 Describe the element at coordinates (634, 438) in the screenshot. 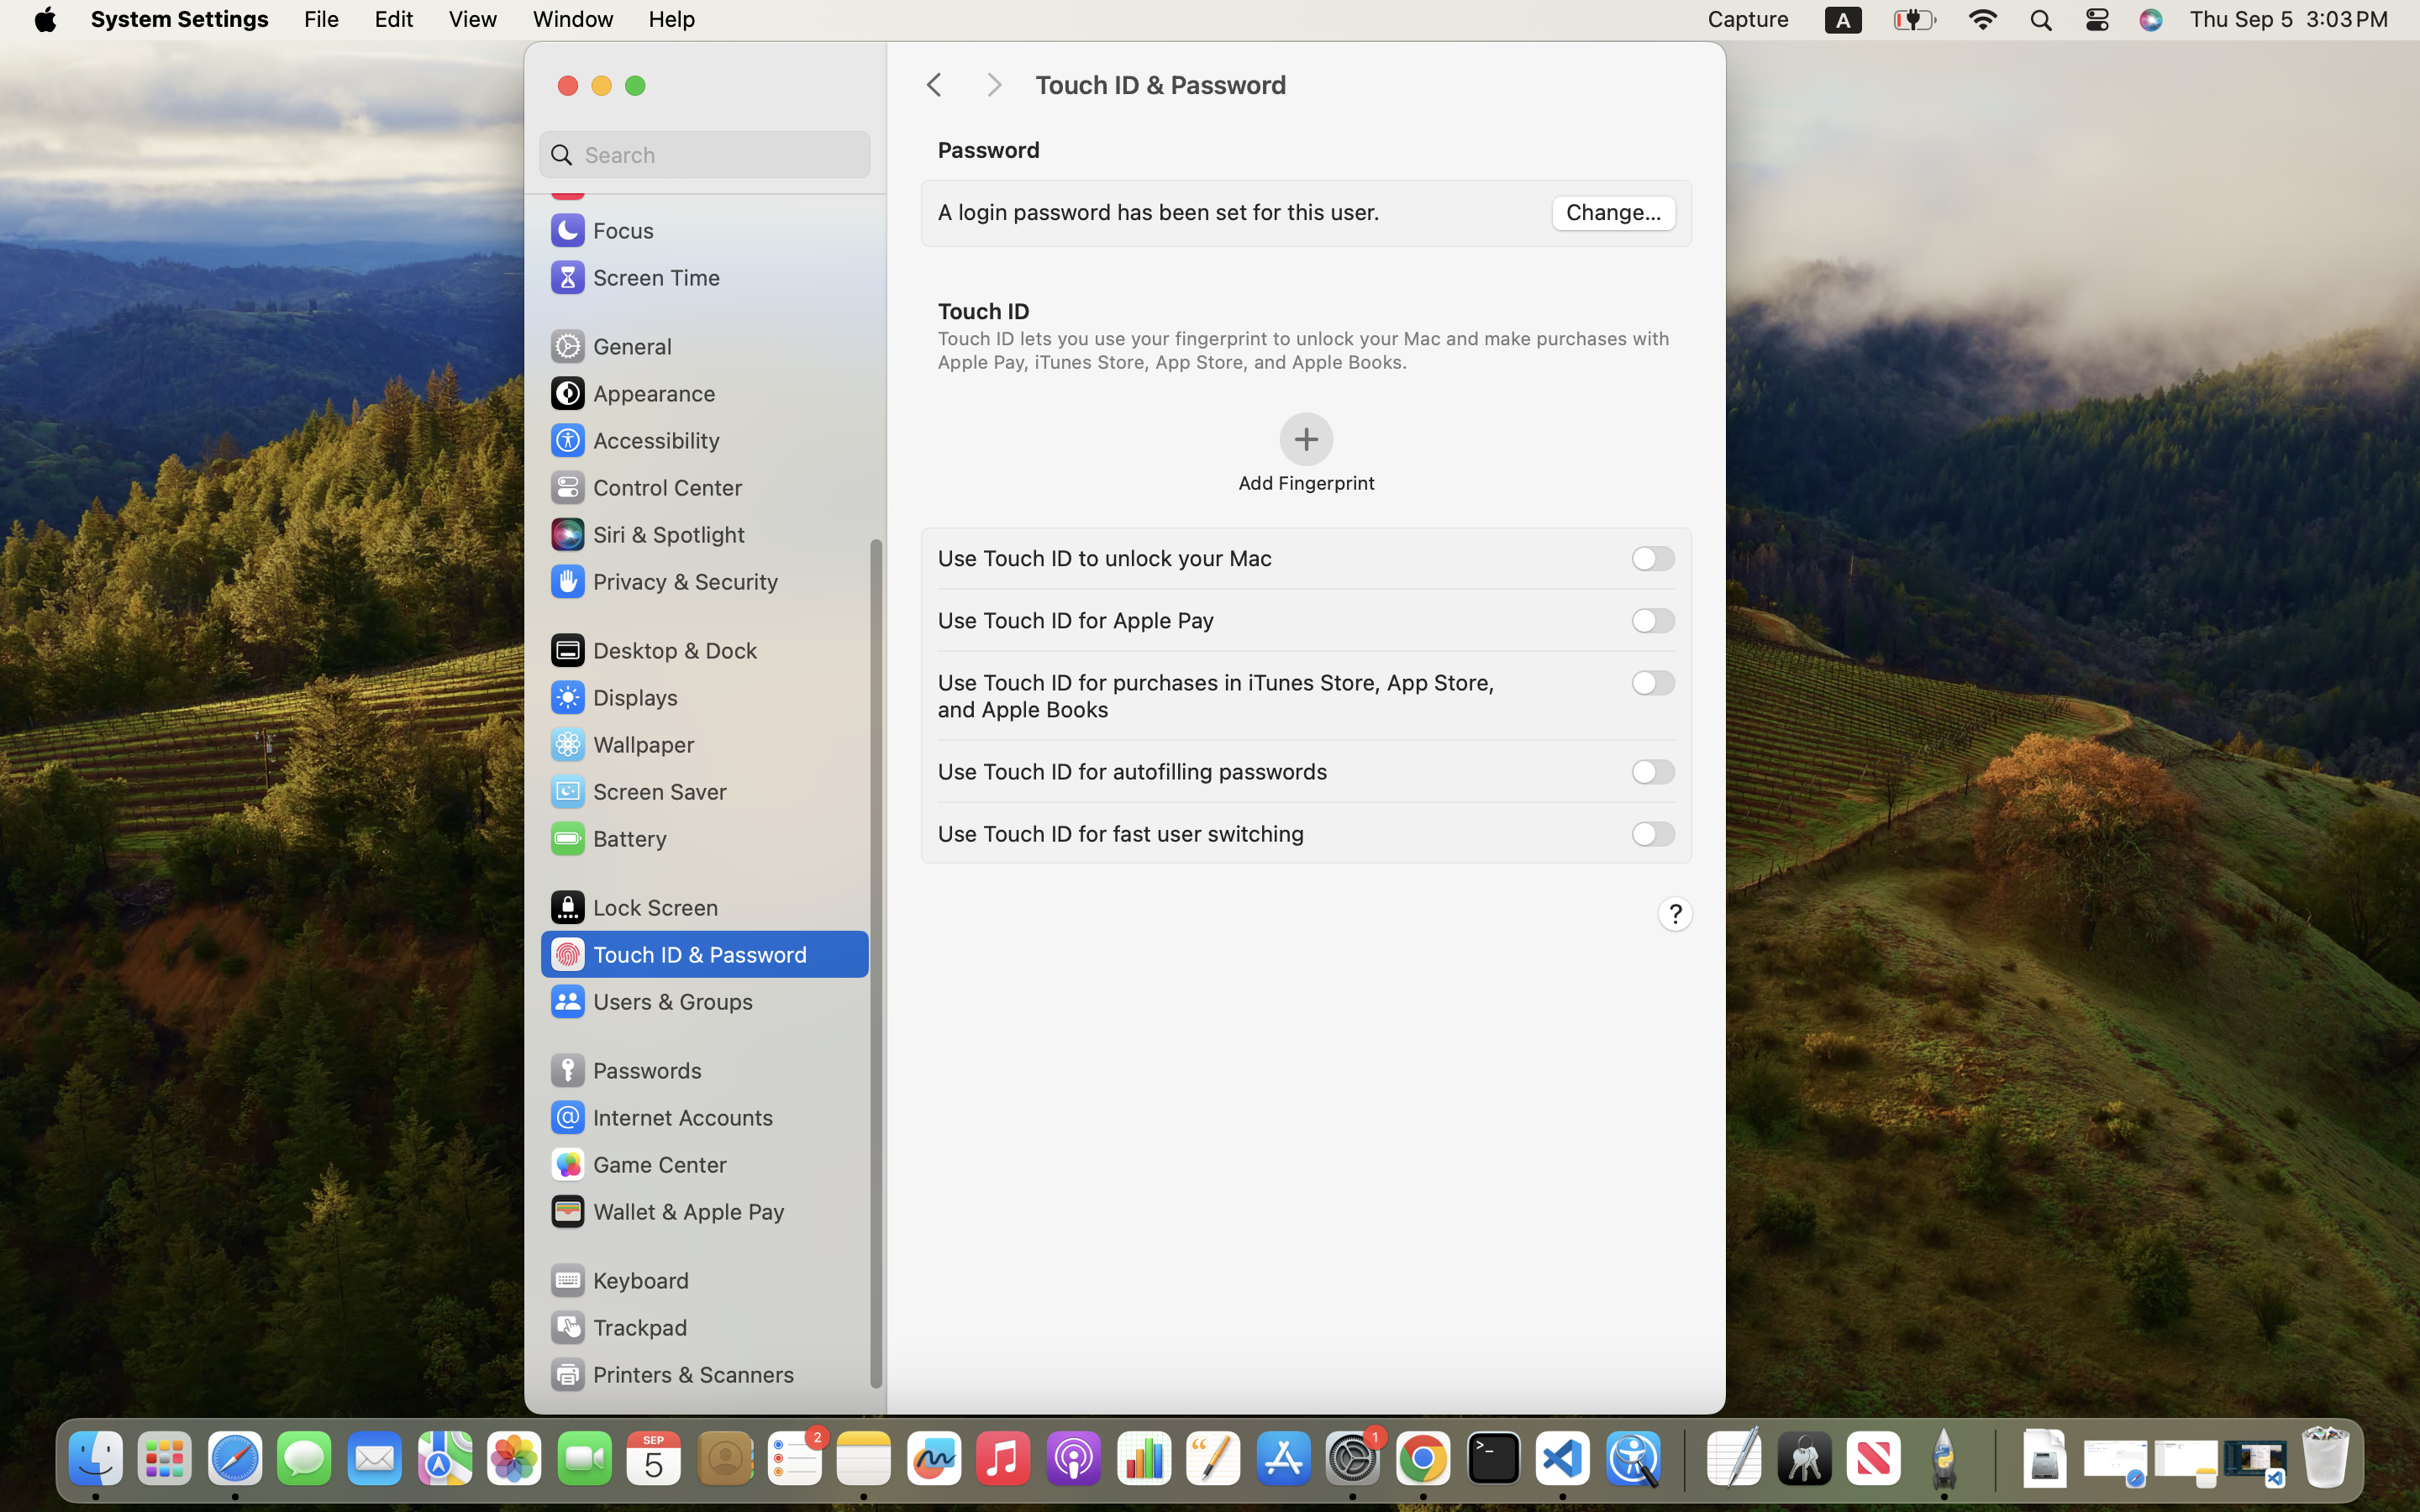

I see `'Accessibility'` at that location.